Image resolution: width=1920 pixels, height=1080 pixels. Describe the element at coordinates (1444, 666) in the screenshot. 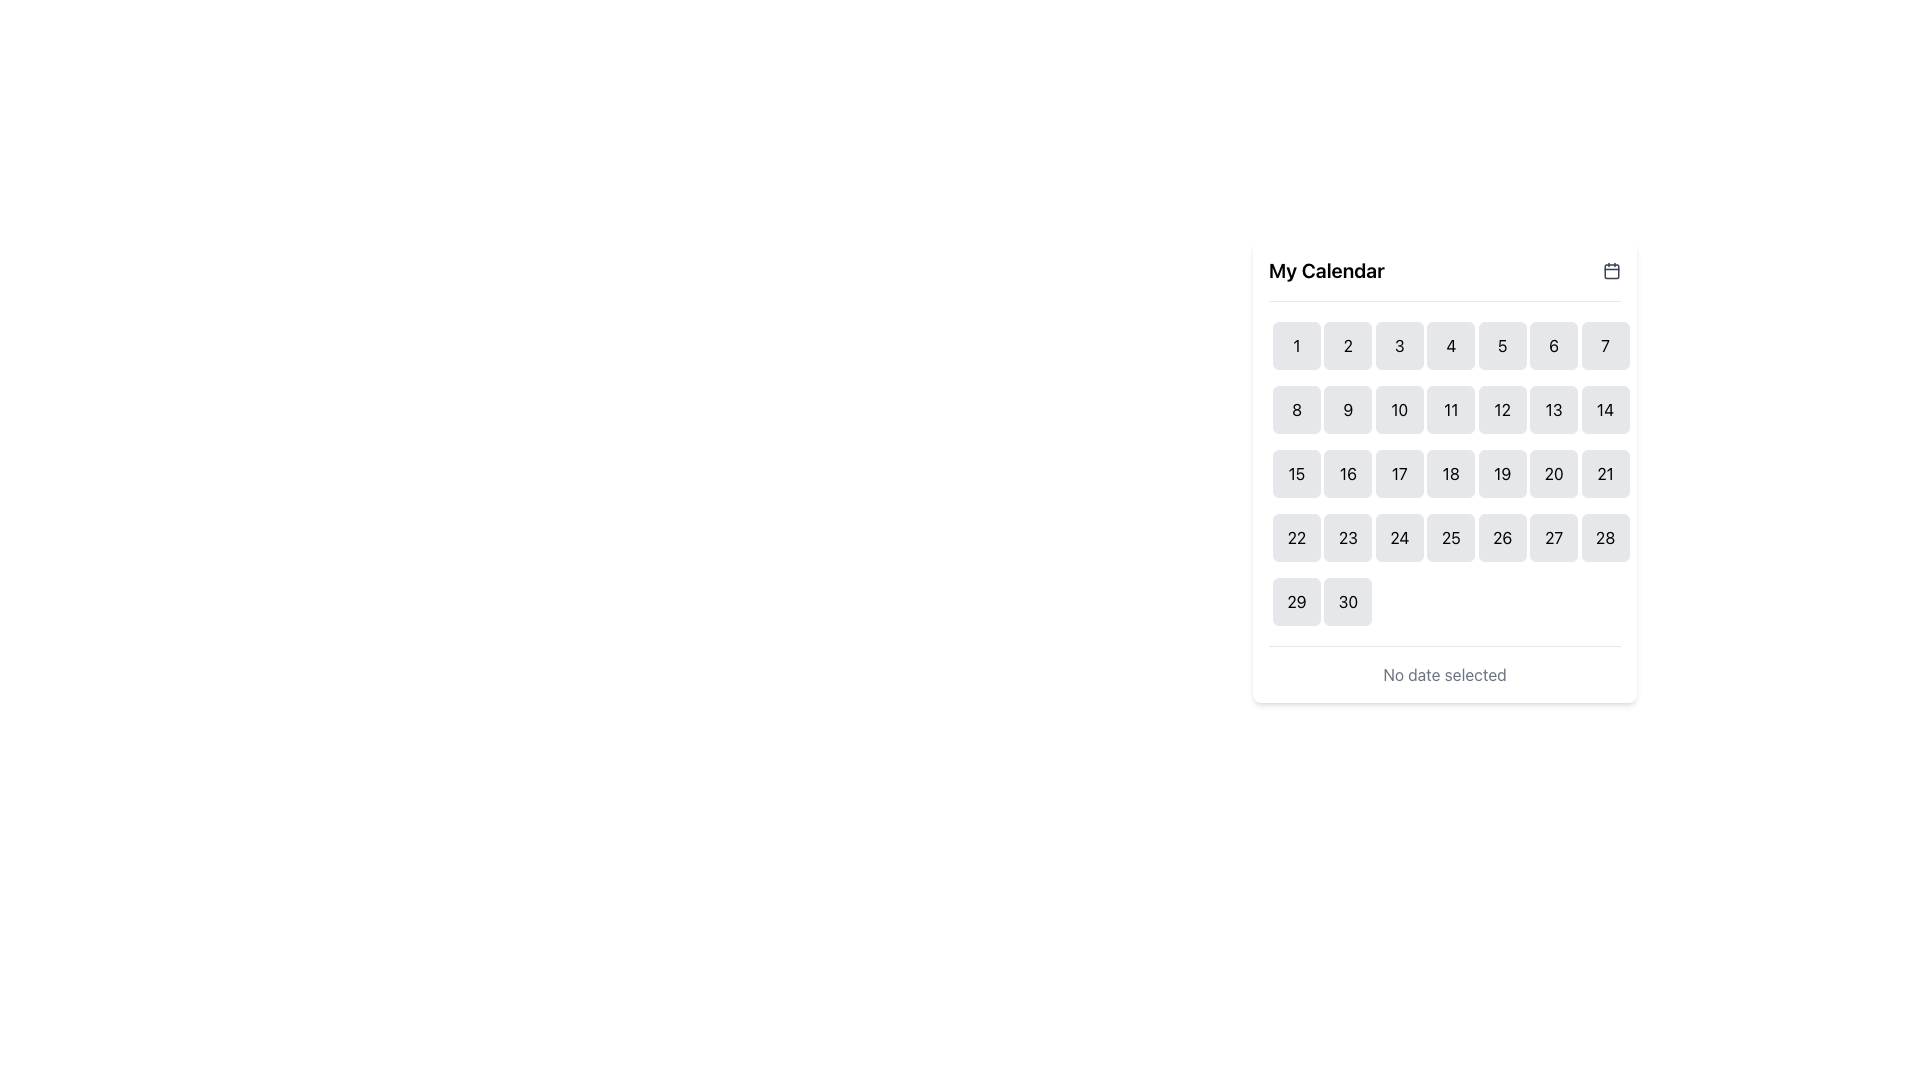

I see `the static label indicating that no date has been selected in the calendar, located at the bottom of the calendar interface` at that location.